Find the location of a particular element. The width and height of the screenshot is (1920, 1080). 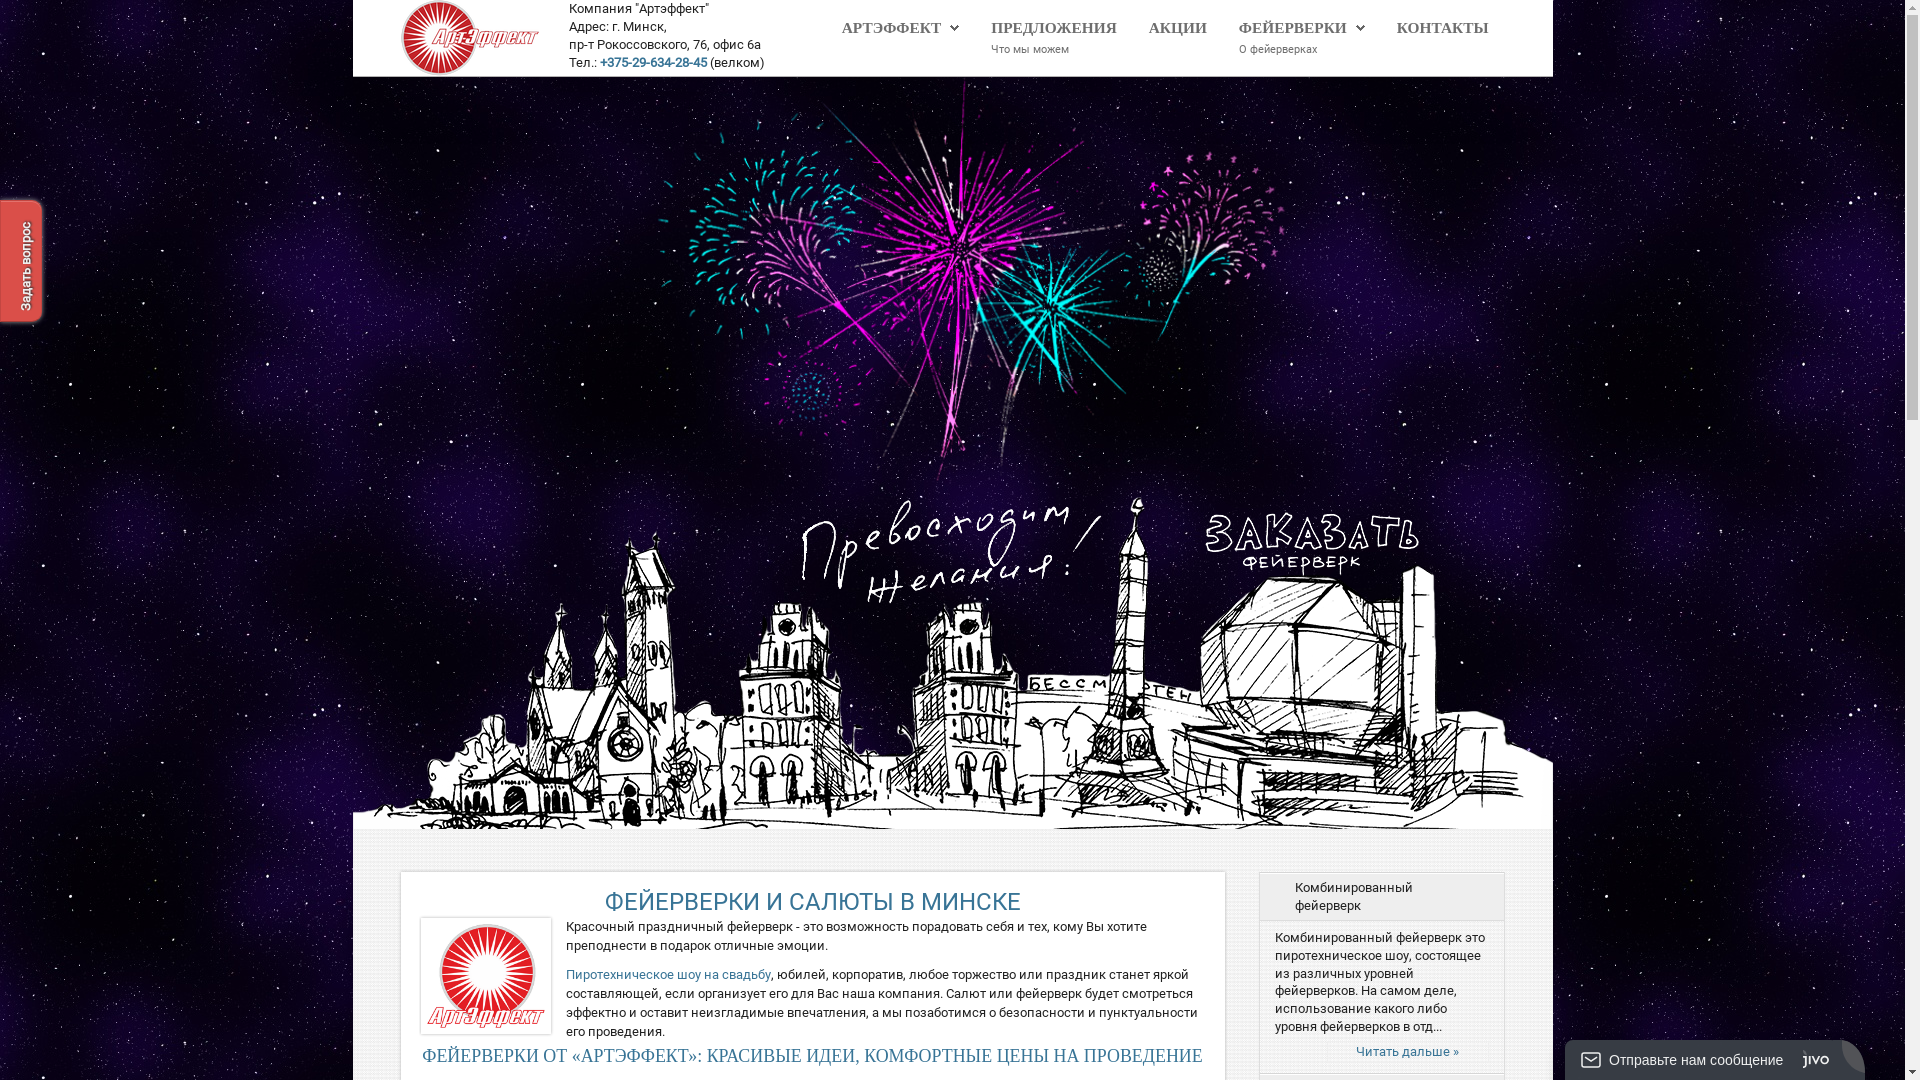

'+375-29-634-28-45' is located at coordinates (653, 61).